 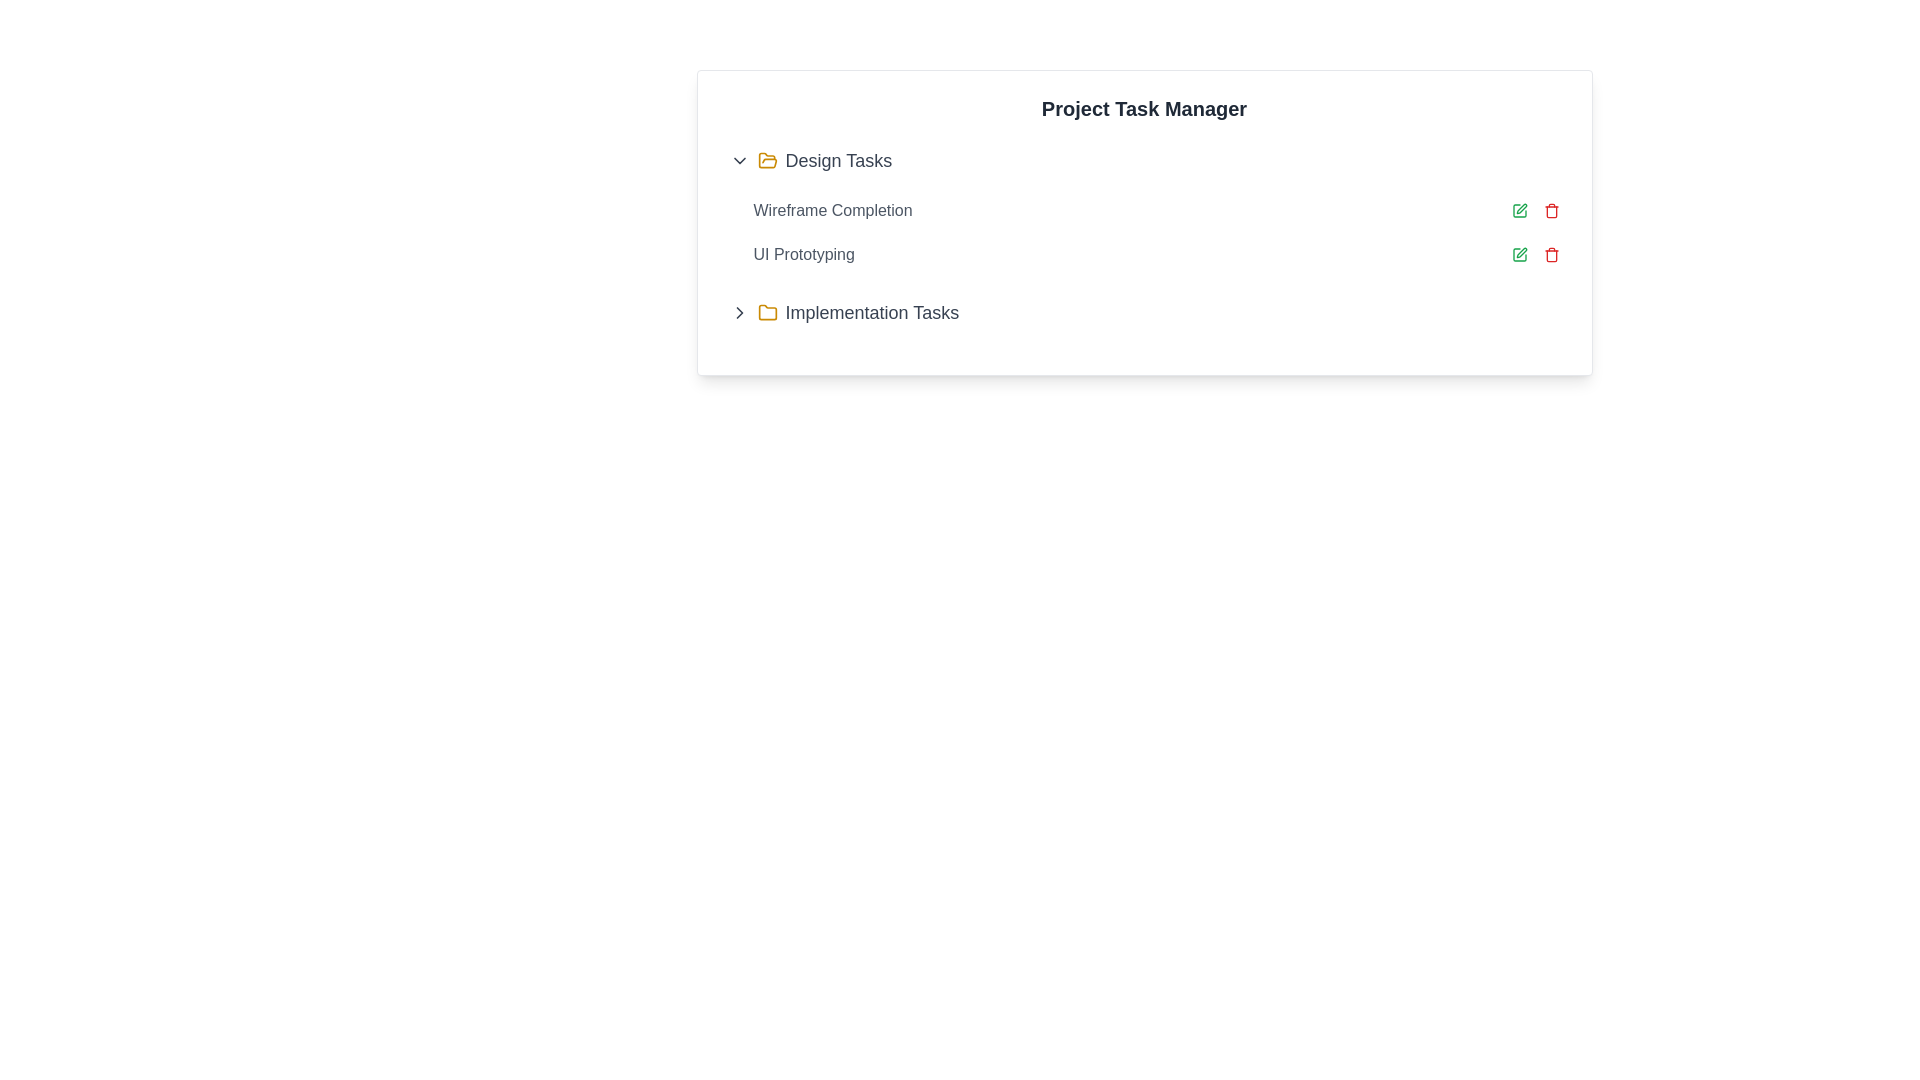 I want to click on the red trash can icon button, which is located to the far right of the 'Wireframe Completion' text row, so click(x=1550, y=211).